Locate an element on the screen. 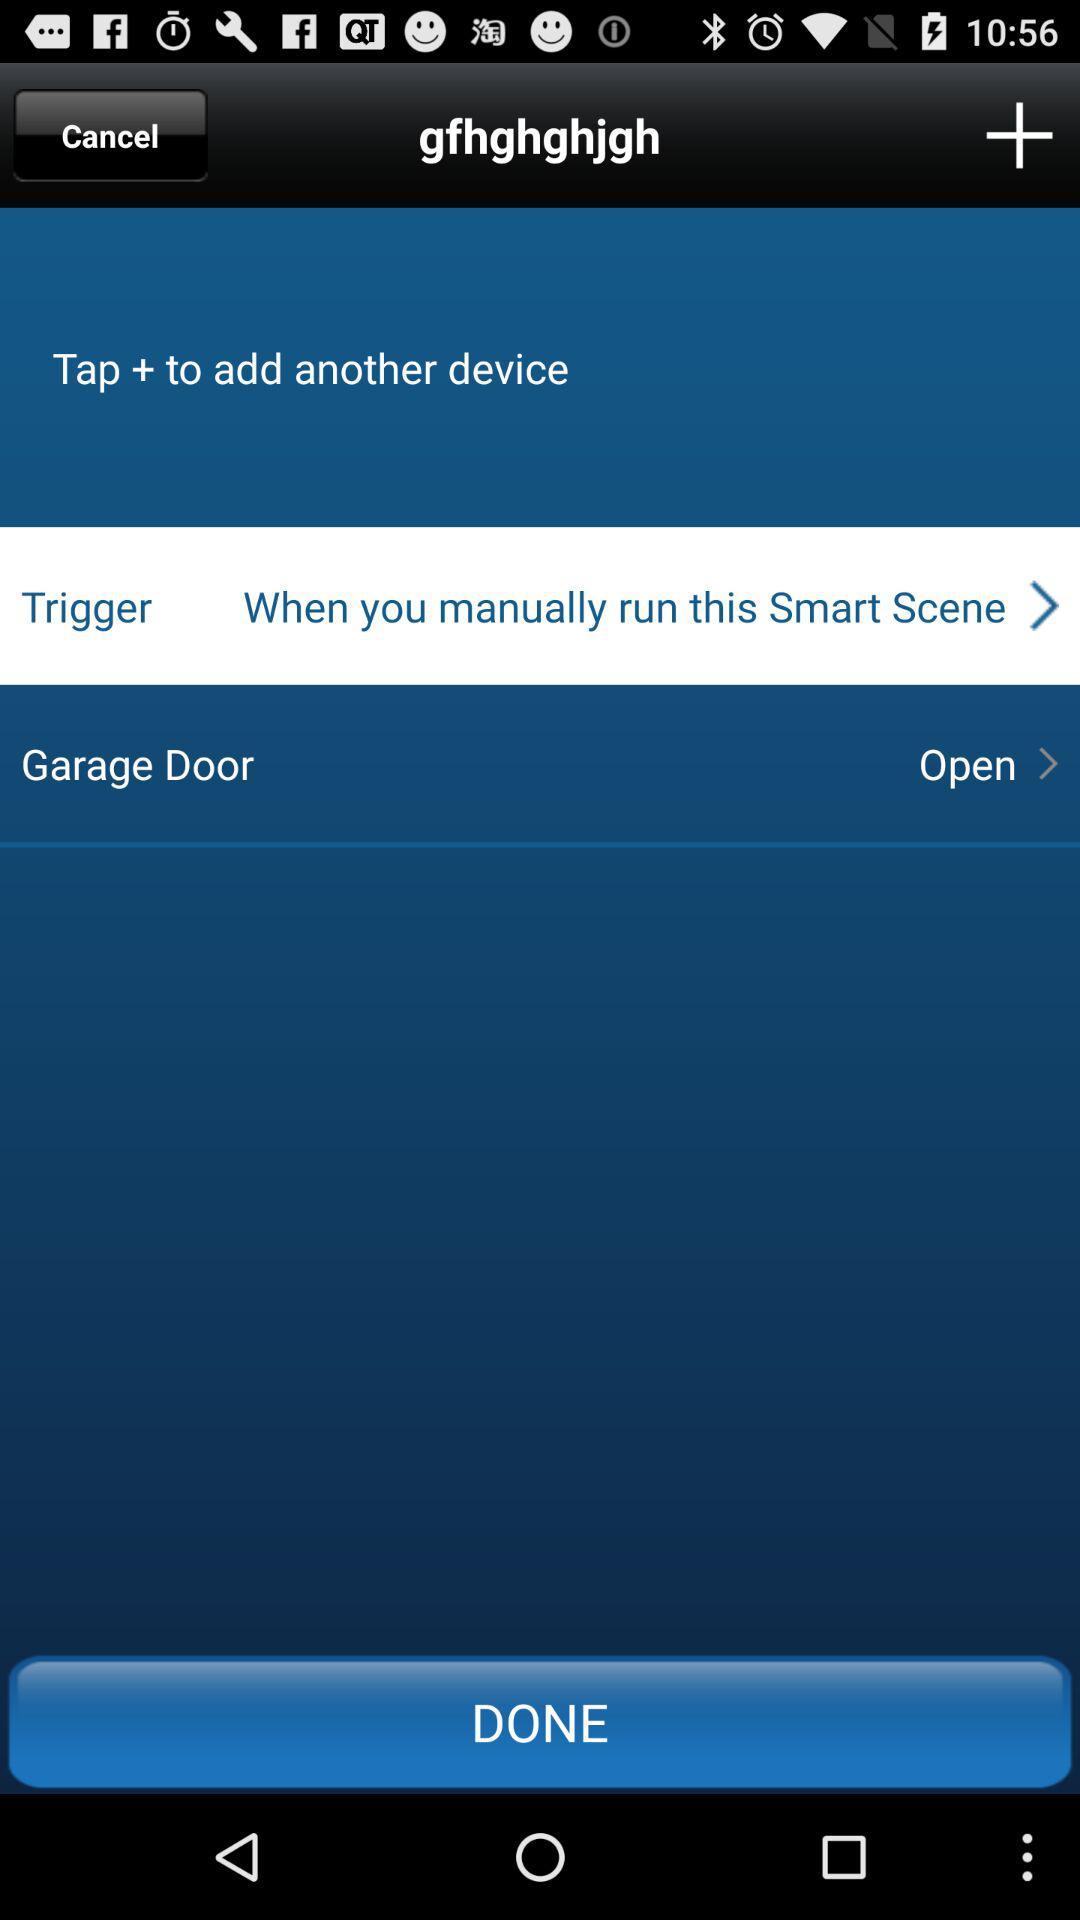 The image size is (1080, 1920). item below garage door item is located at coordinates (540, 1720).